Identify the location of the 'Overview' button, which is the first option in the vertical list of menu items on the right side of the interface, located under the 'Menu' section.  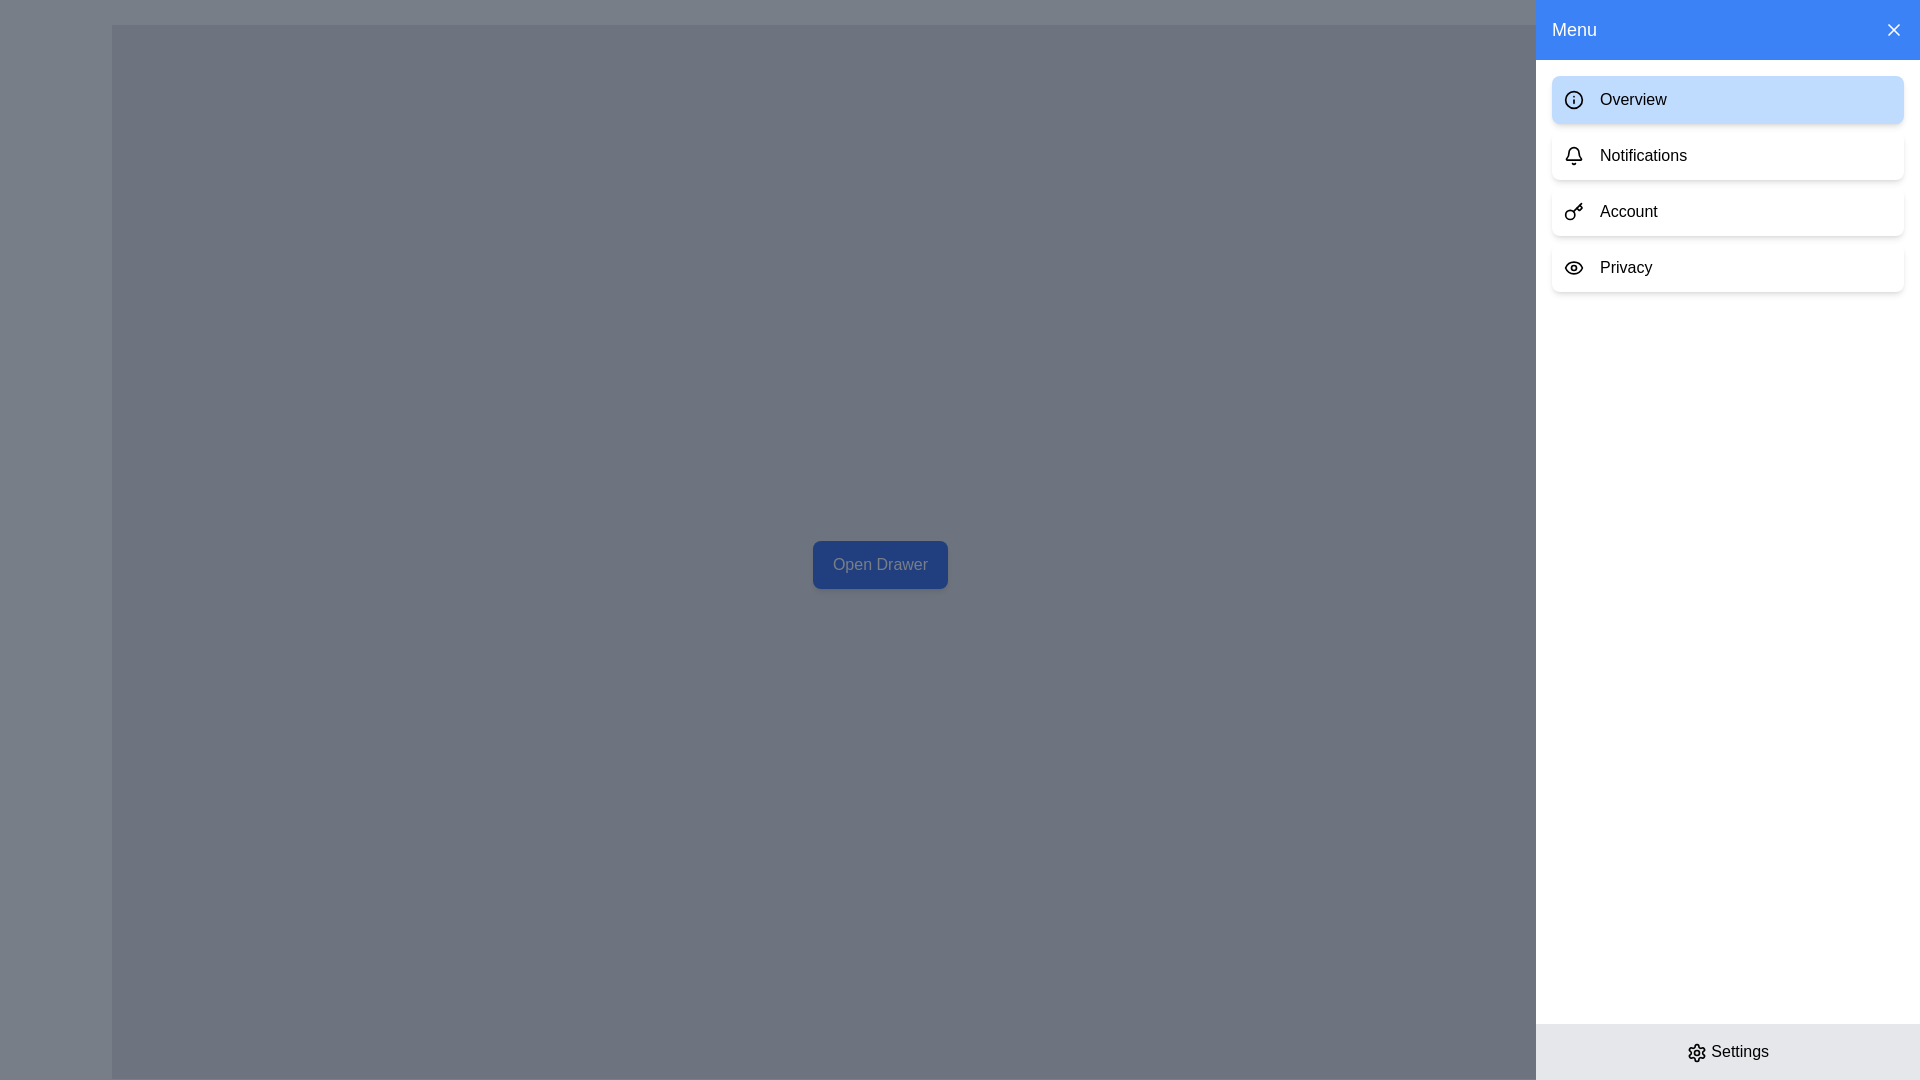
(1727, 100).